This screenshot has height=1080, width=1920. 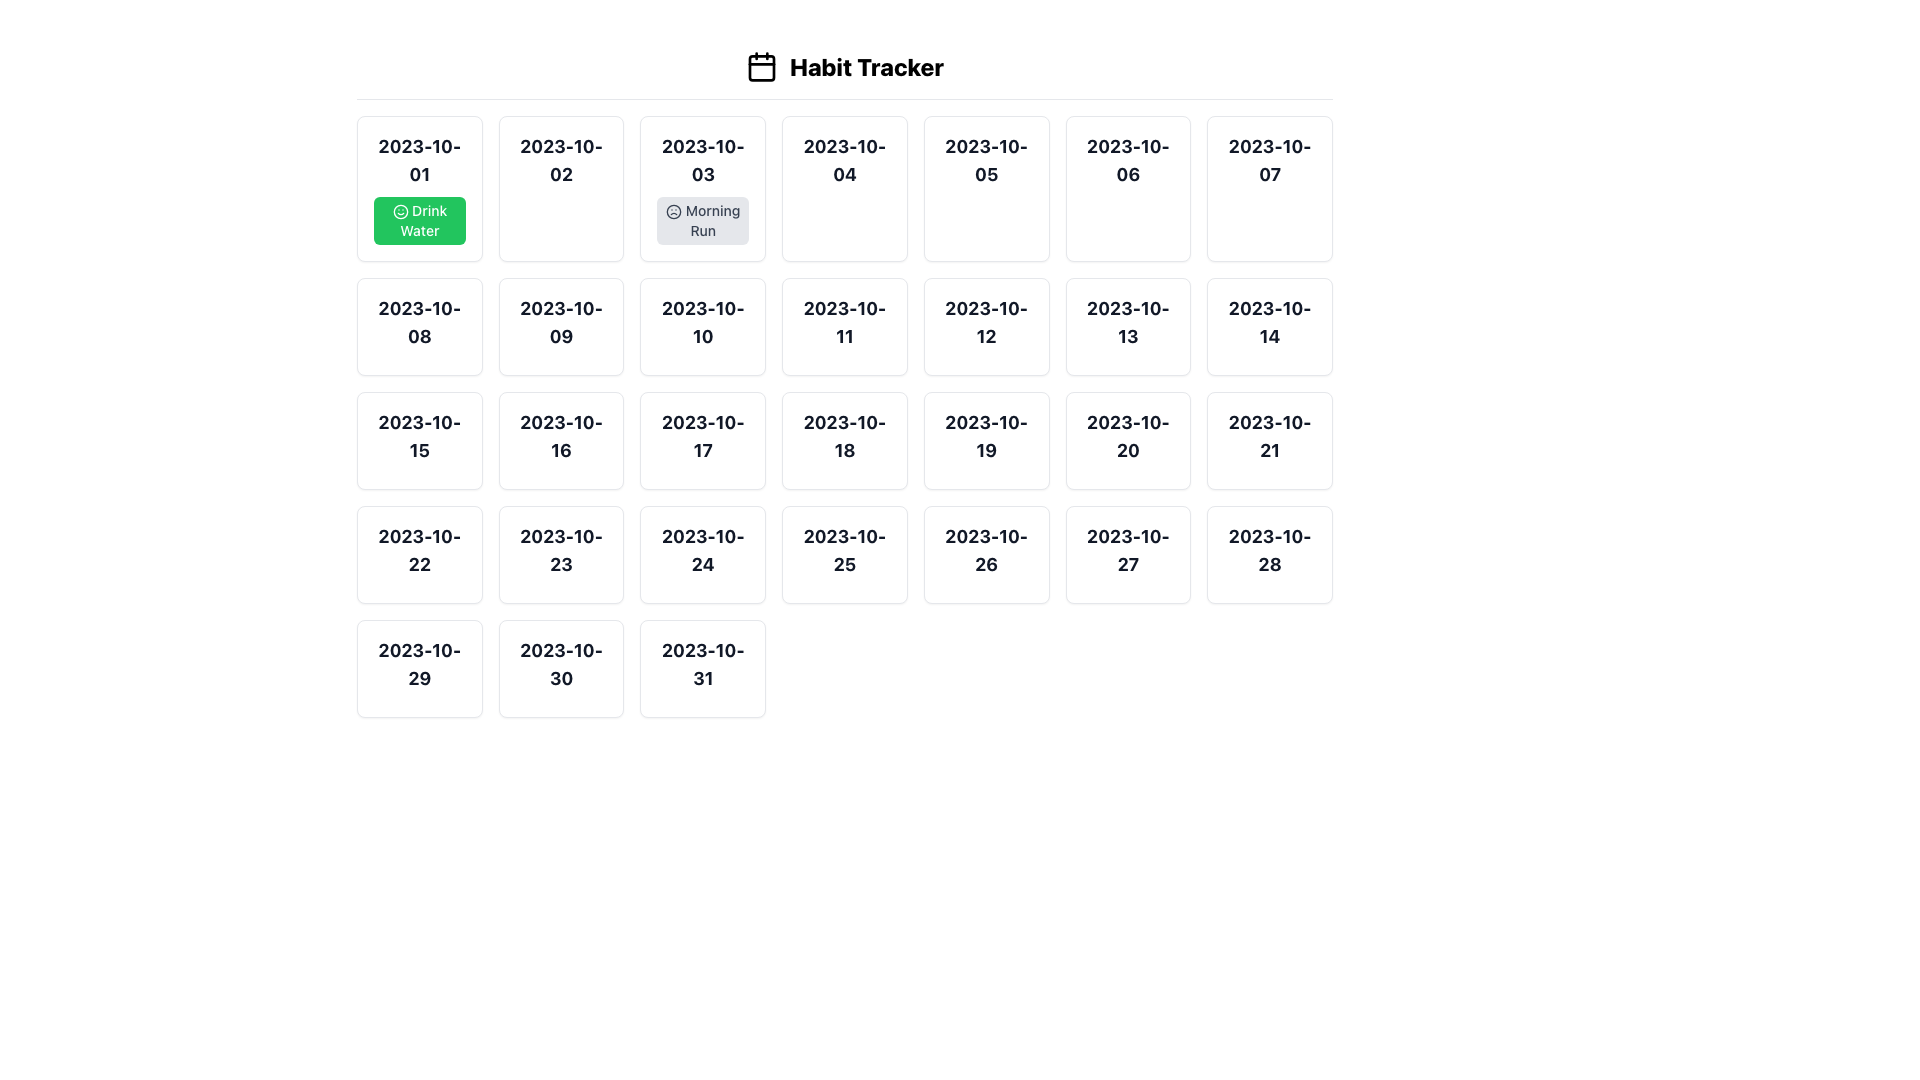 What do you see at coordinates (1269, 160) in the screenshot?
I see `the text label displaying the date '2023-10-07' in the top-right corner of the calendar interface` at bounding box center [1269, 160].